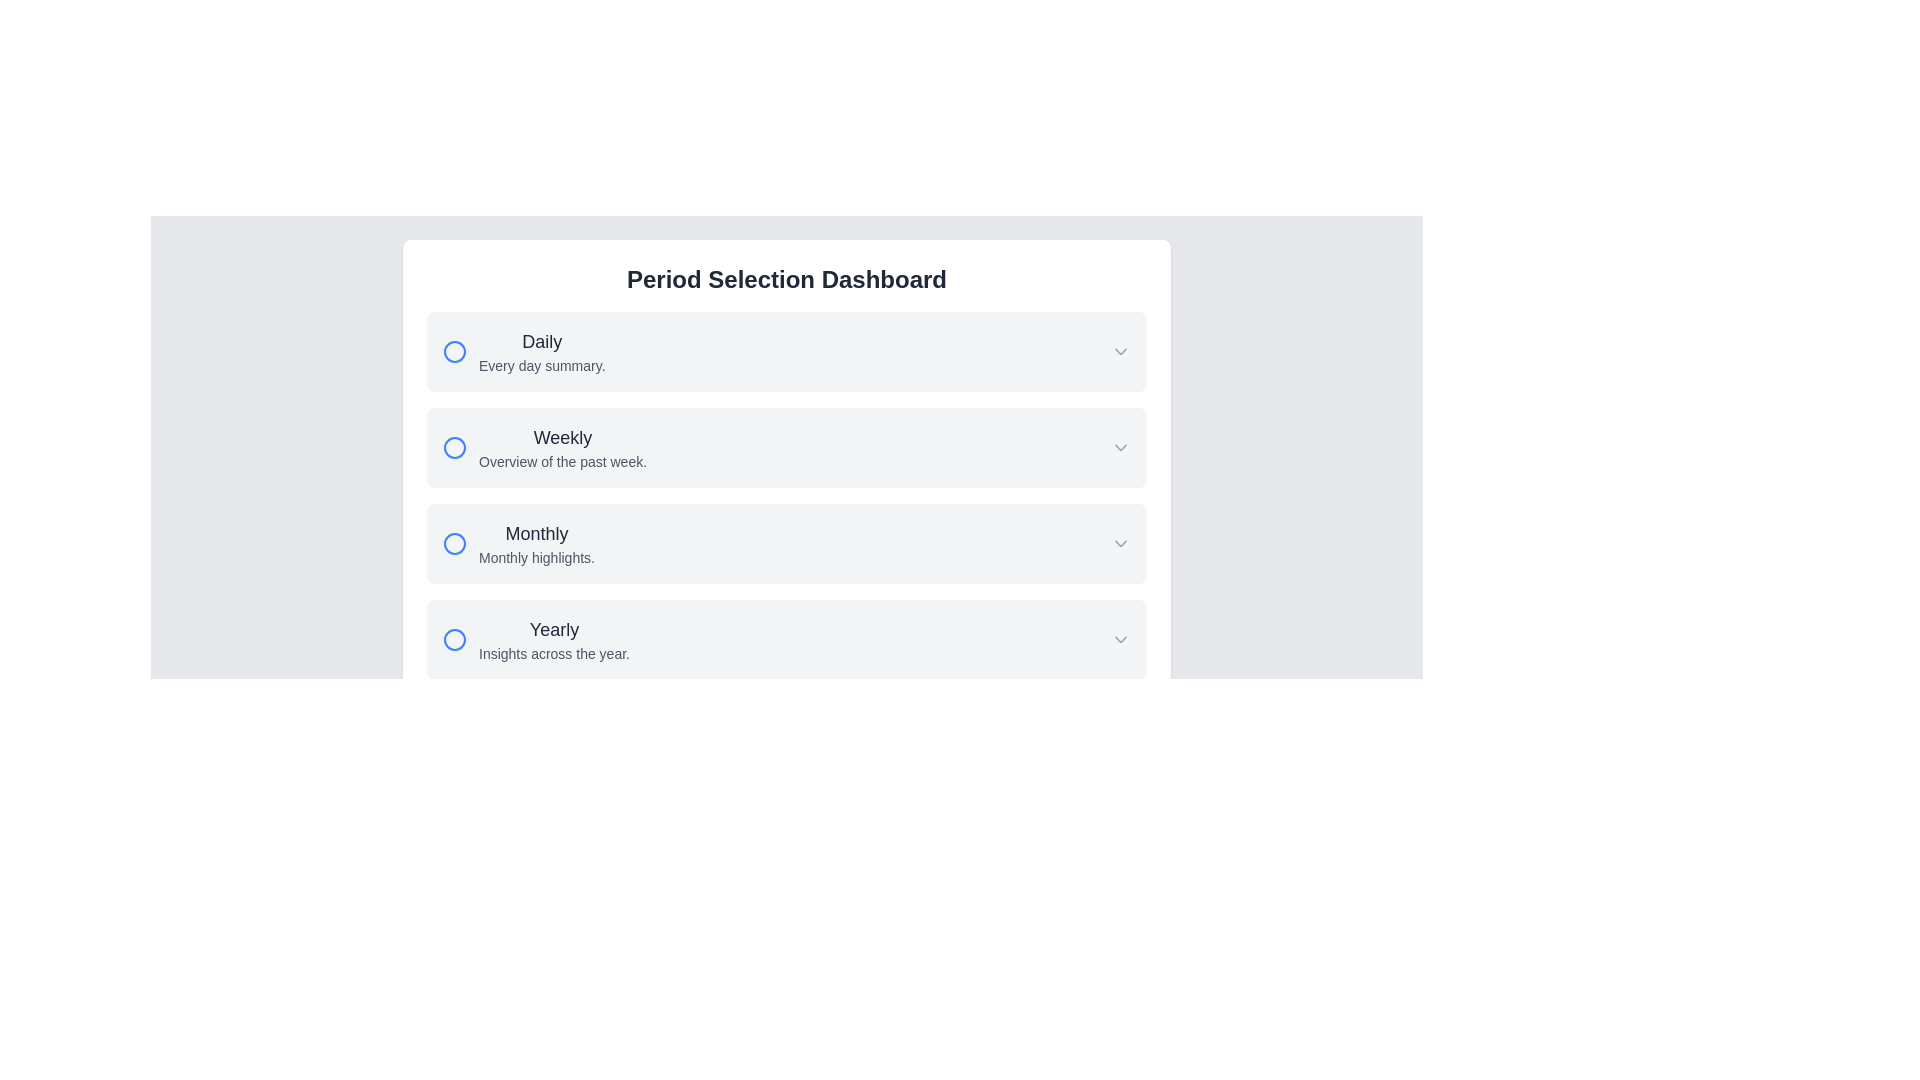 Image resolution: width=1920 pixels, height=1080 pixels. What do you see at coordinates (542, 350) in the screenshot?
I see `the 'Daily' Text Label which describes the corresponding summary period option in the Period Selection Dashboard` at bounding box center [542, 350].